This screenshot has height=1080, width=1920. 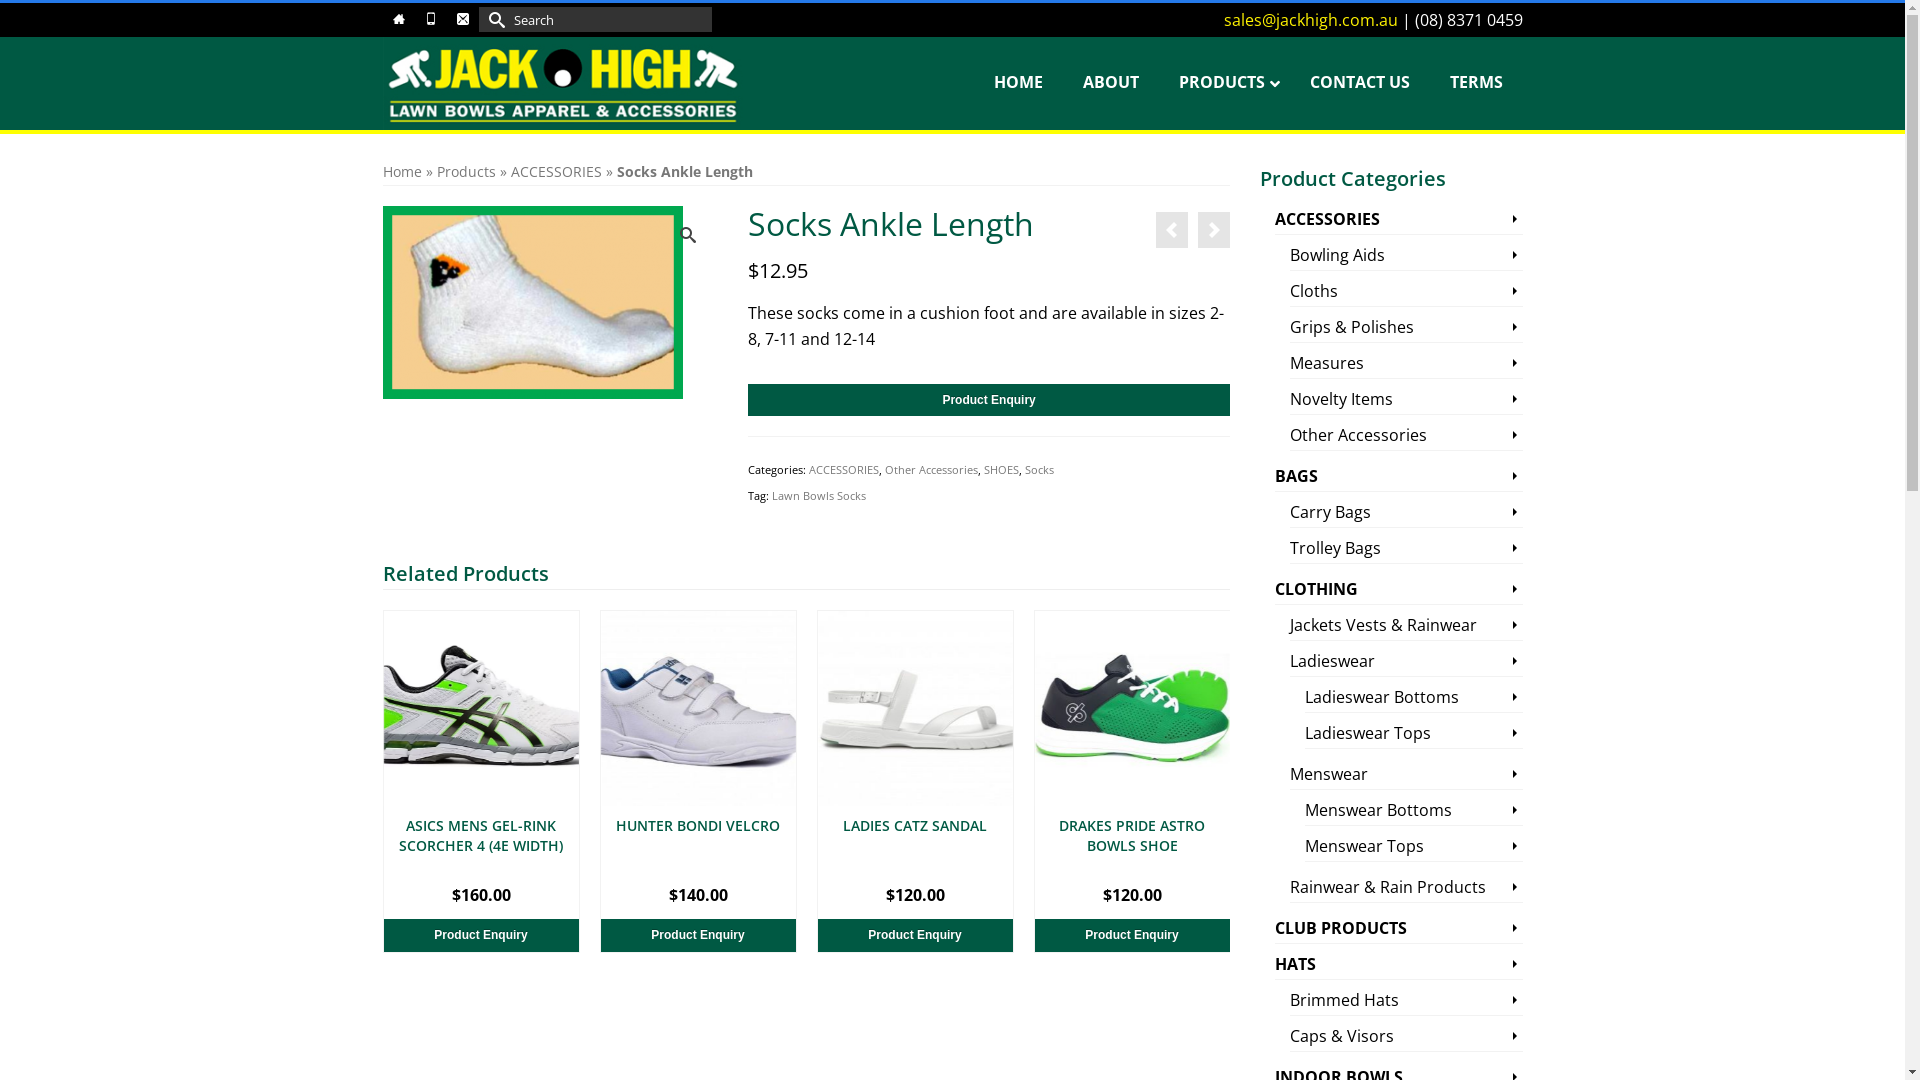 What do you see at coordinates (560, 82) in the screenshot?
I see `'Jack High'` at bounding box center [560, 82].